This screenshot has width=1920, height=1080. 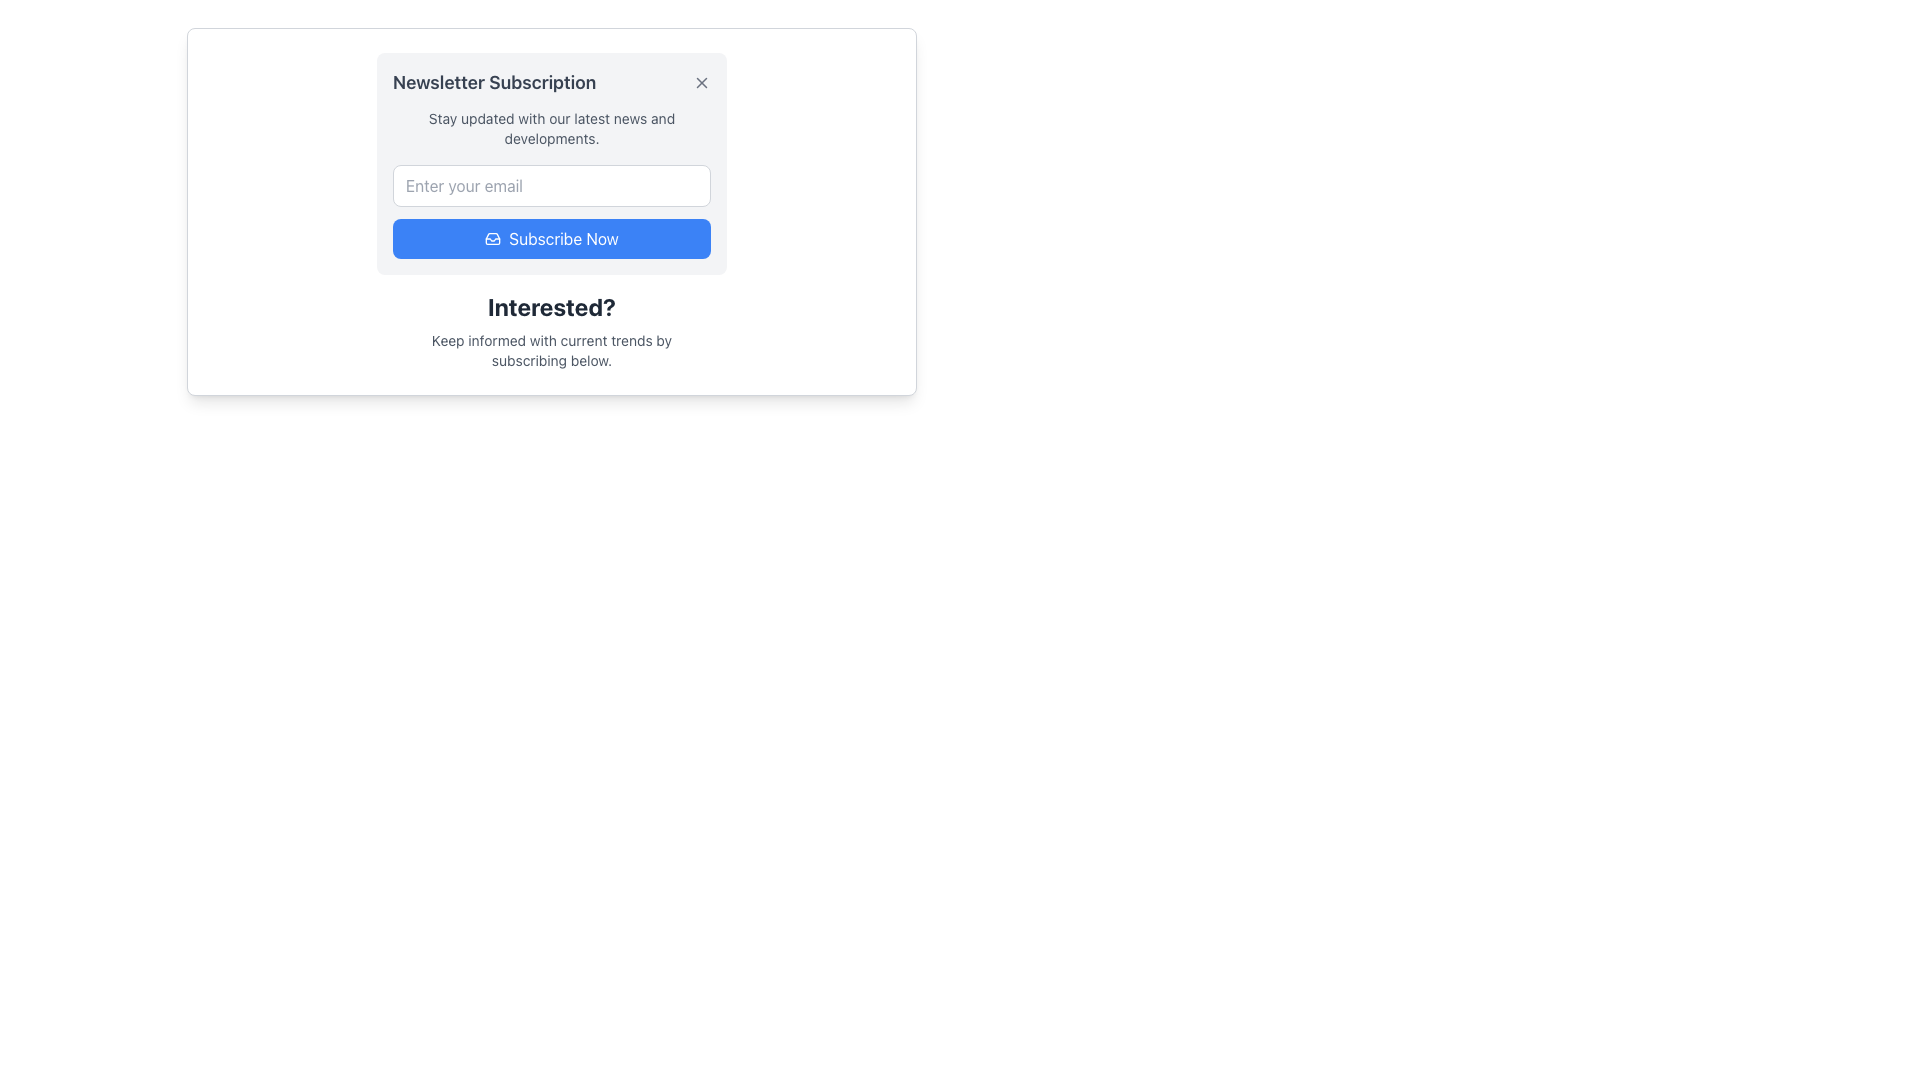 I want to click on the informational text label for the newsletter subscription, which is located below the title of the section and above the email input field, so click(x=552, y=128).